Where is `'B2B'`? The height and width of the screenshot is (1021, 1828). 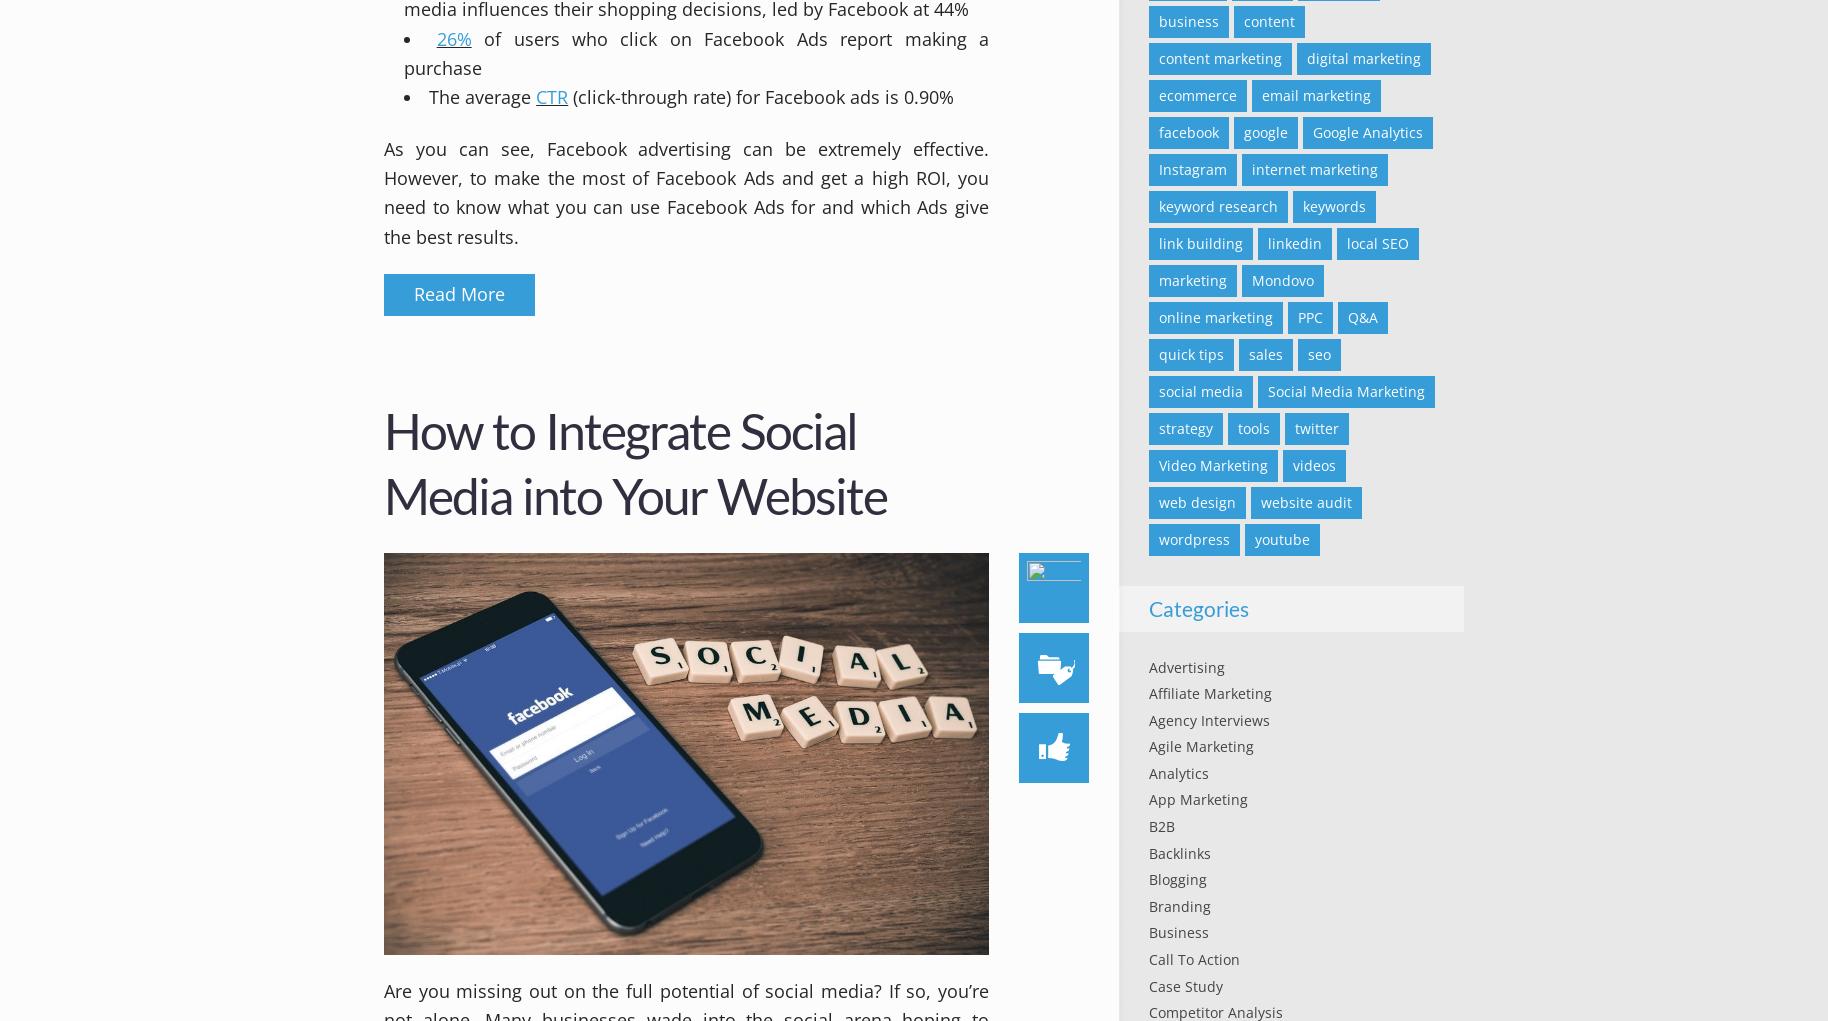
'B2B' is located at coordinates (1161, 826).